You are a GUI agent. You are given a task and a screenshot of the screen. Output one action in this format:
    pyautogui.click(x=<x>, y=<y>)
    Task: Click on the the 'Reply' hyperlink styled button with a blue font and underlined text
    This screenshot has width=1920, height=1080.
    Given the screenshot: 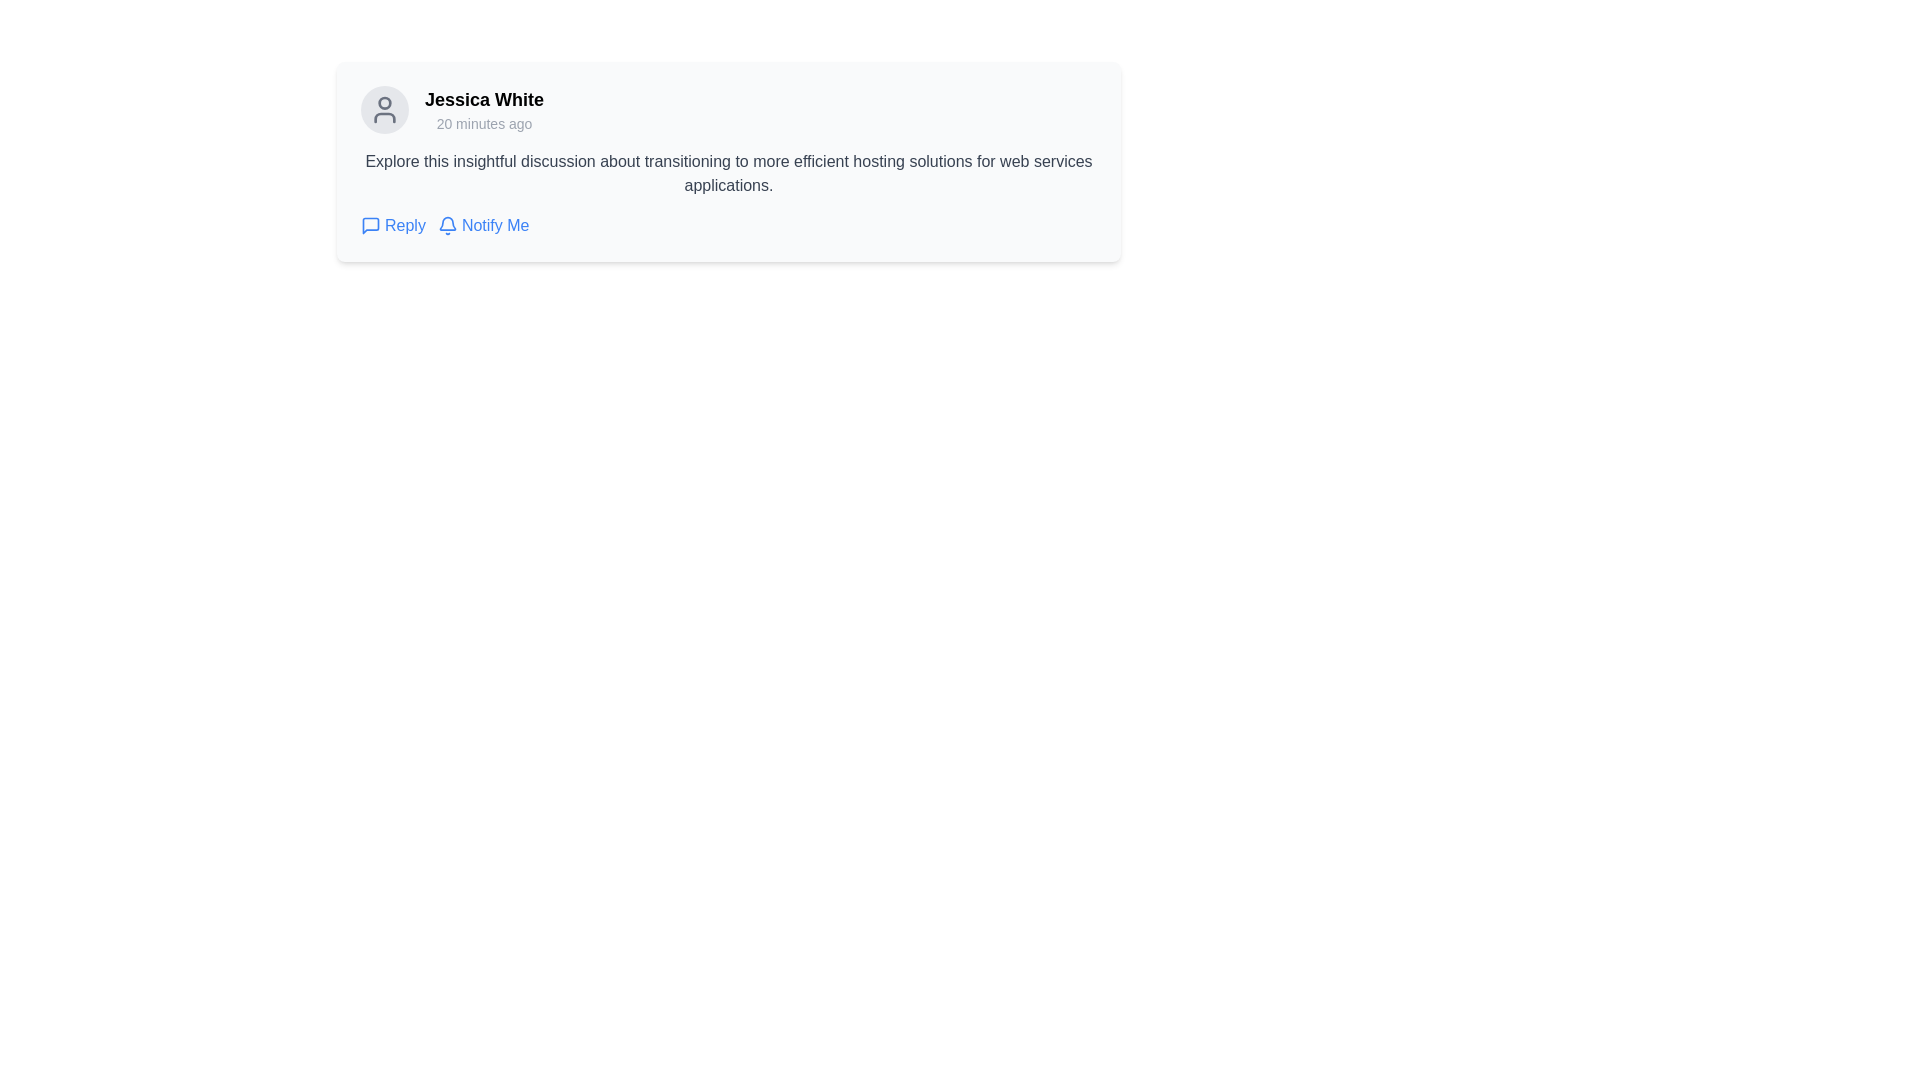 What is the action you would take?
    pyautogui.click(x=393, y=225)
    